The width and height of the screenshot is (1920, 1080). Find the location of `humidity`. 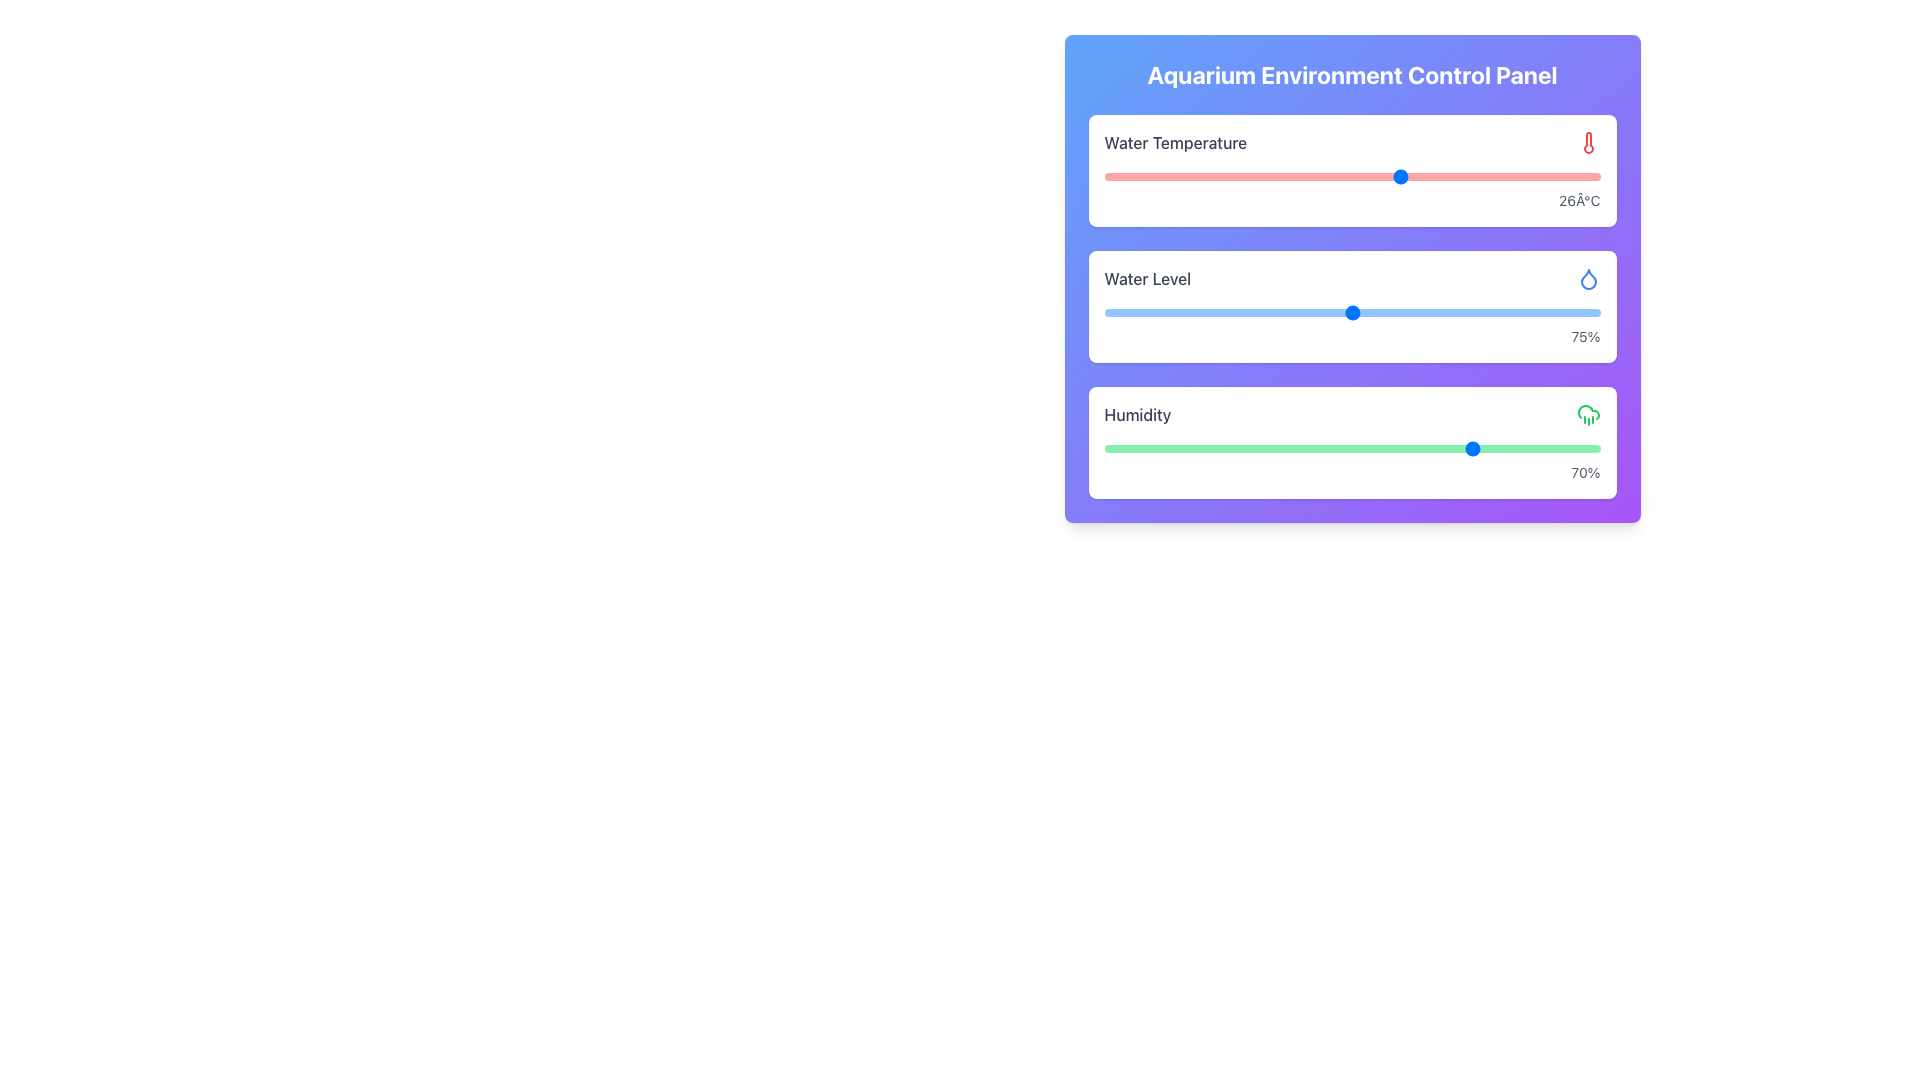

humidity is located at coordinates (1549, 447).